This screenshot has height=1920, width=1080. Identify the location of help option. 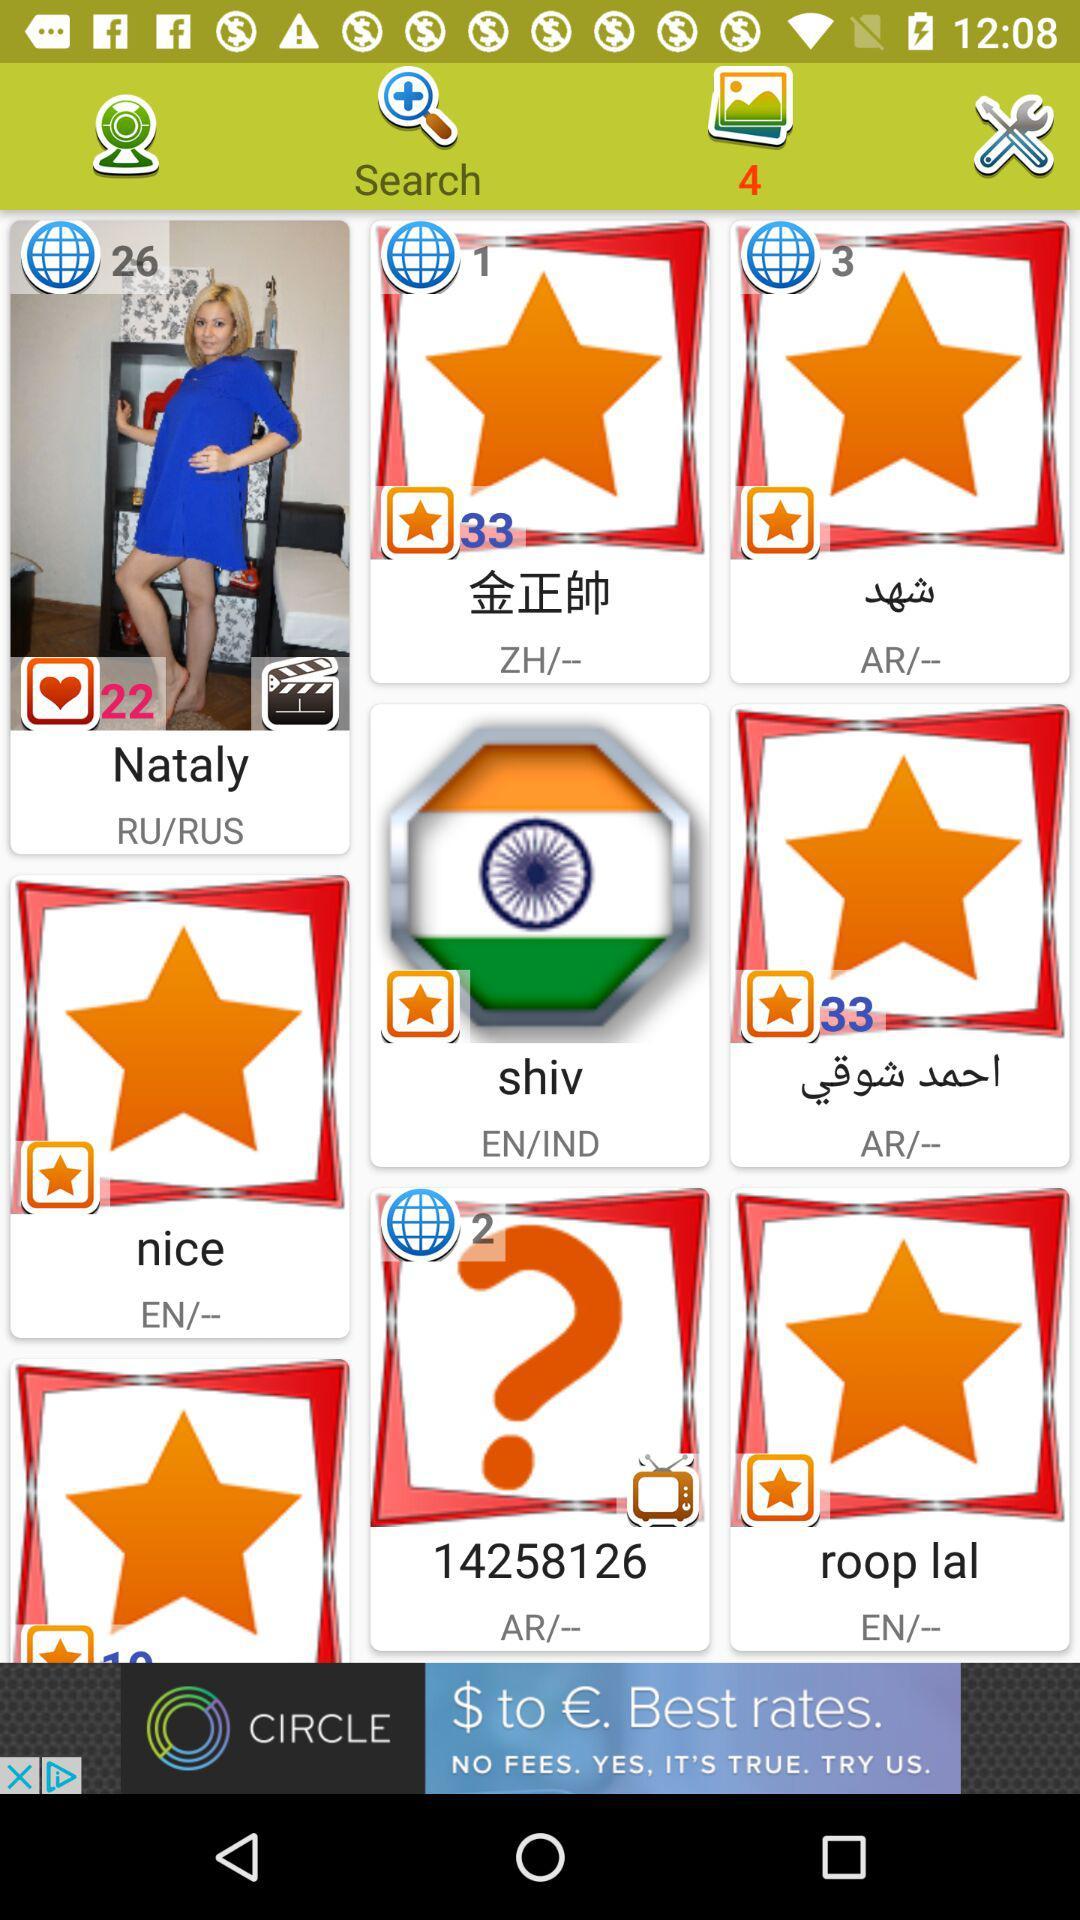
(540, 1357).